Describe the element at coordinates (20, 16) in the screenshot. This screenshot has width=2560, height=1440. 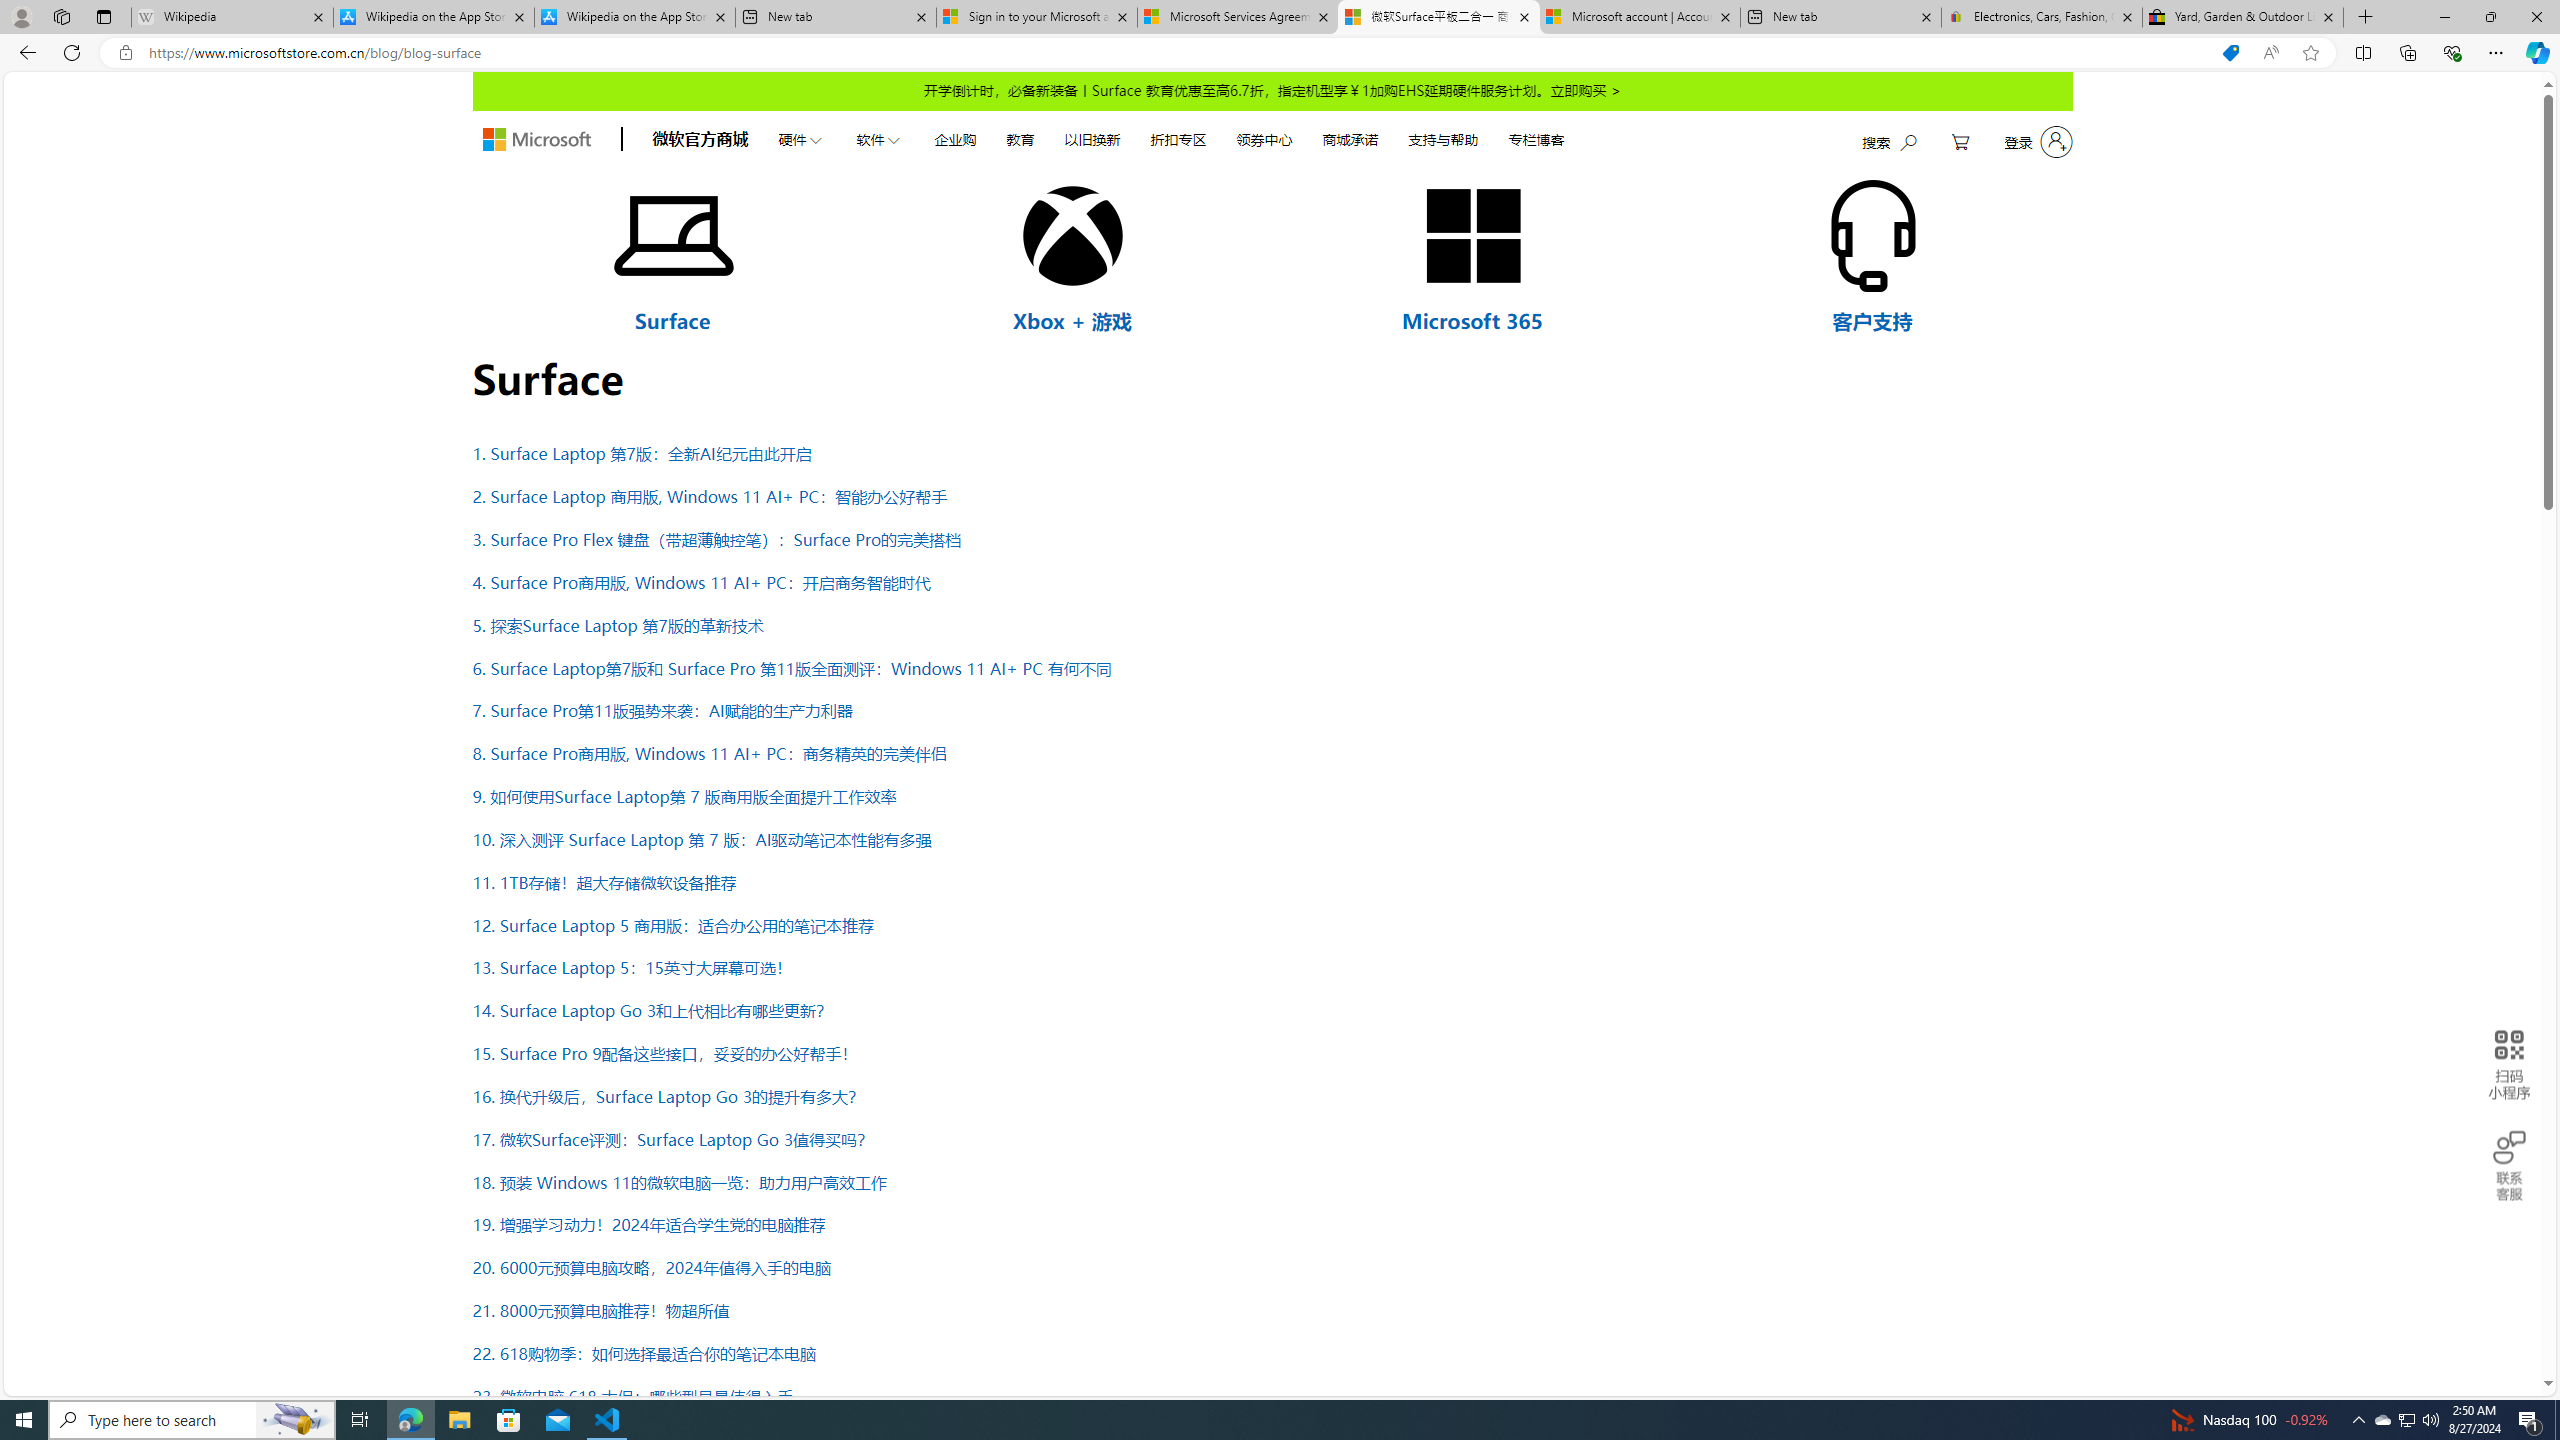
I see `'Personal Profile'` at that location.